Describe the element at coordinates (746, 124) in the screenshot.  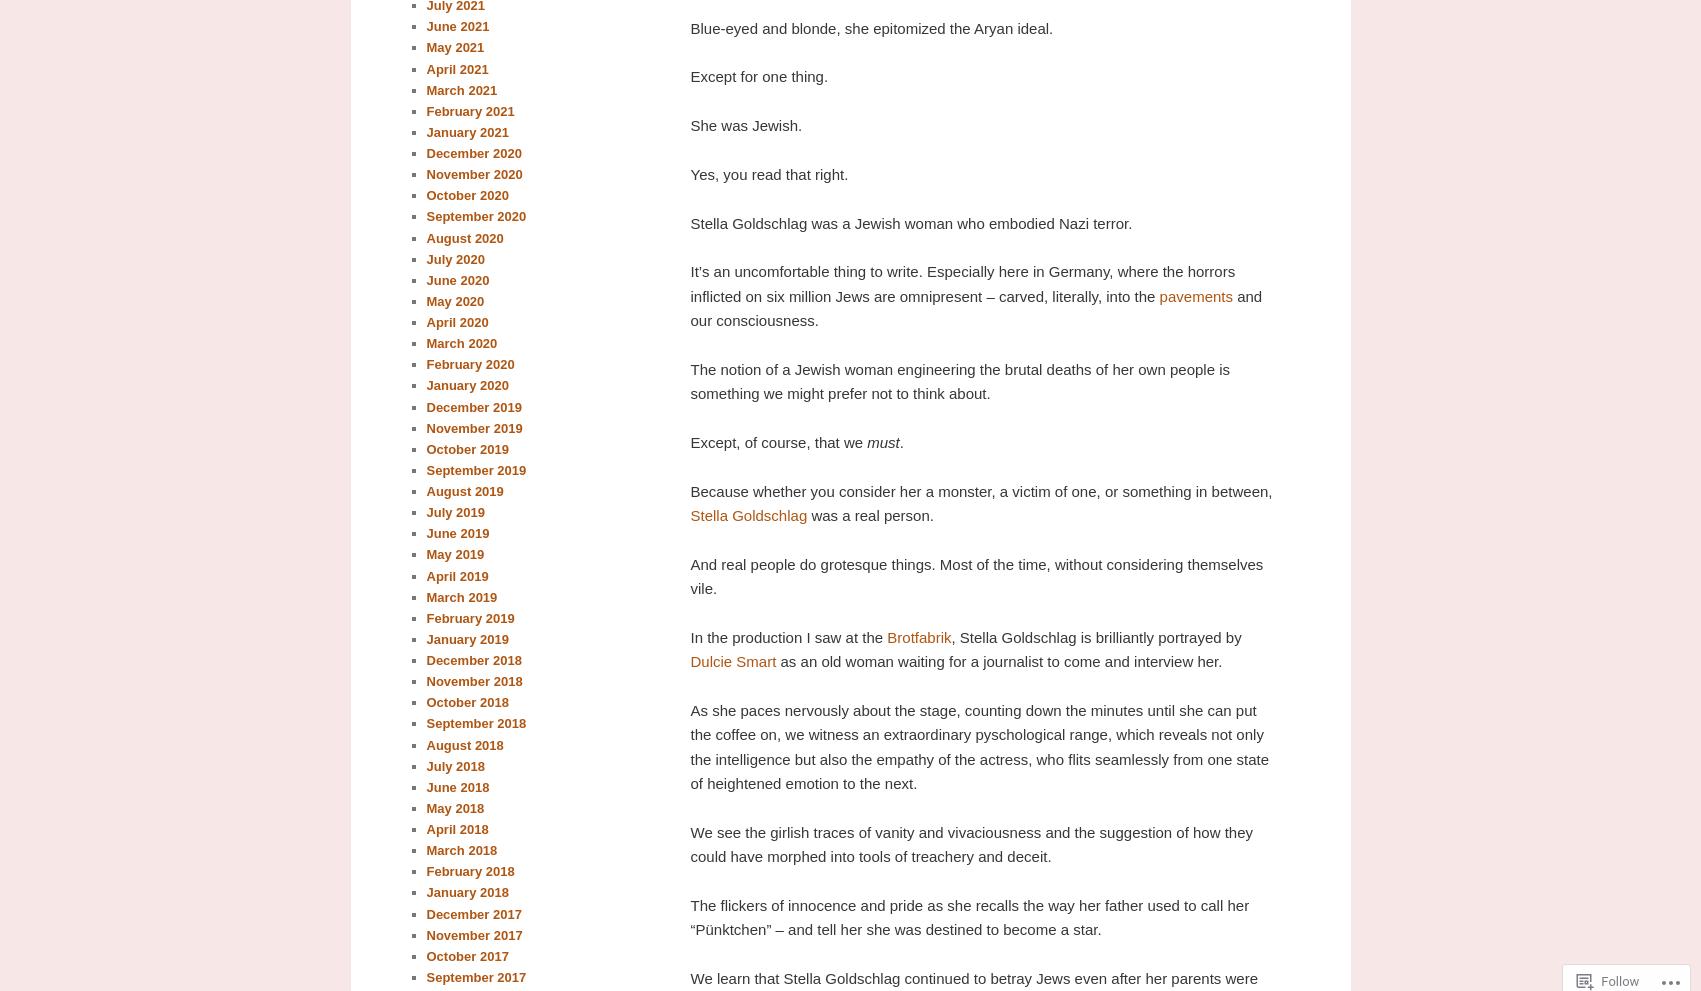
I see `'She was Jewish.'` at that location.